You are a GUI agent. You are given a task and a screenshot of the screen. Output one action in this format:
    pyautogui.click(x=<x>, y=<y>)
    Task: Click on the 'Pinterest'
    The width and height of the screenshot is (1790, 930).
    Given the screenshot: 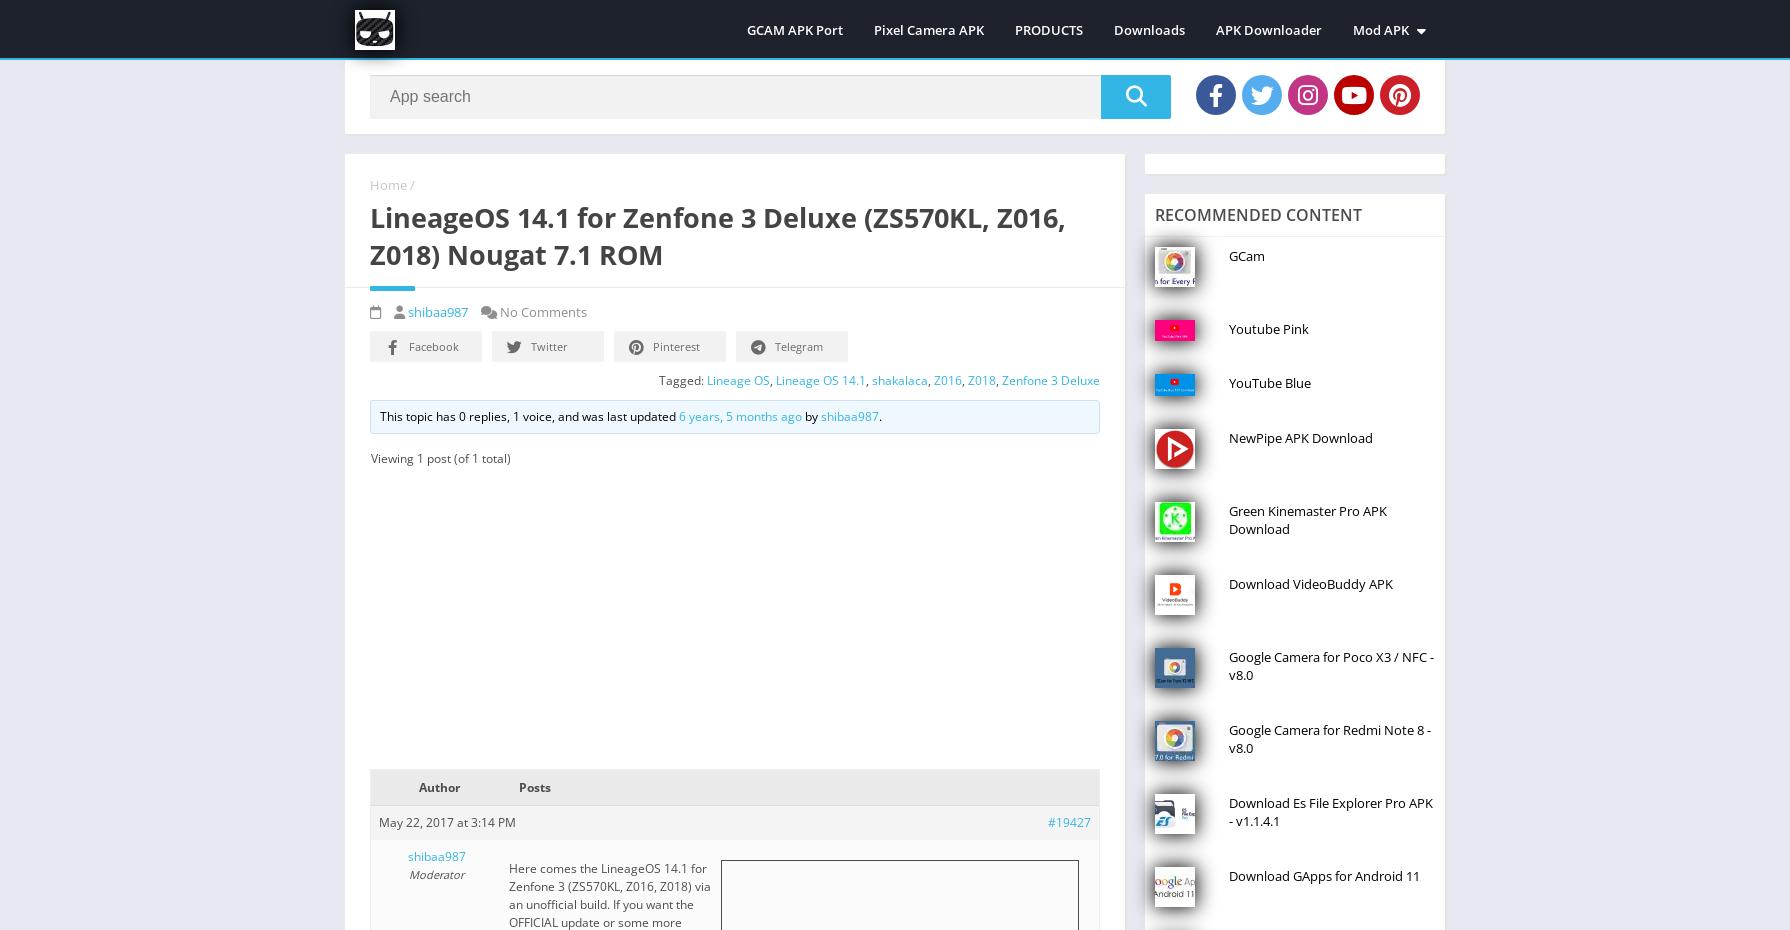 What is the action you would take?
    pyautogui.click(x=675, y=344)
    